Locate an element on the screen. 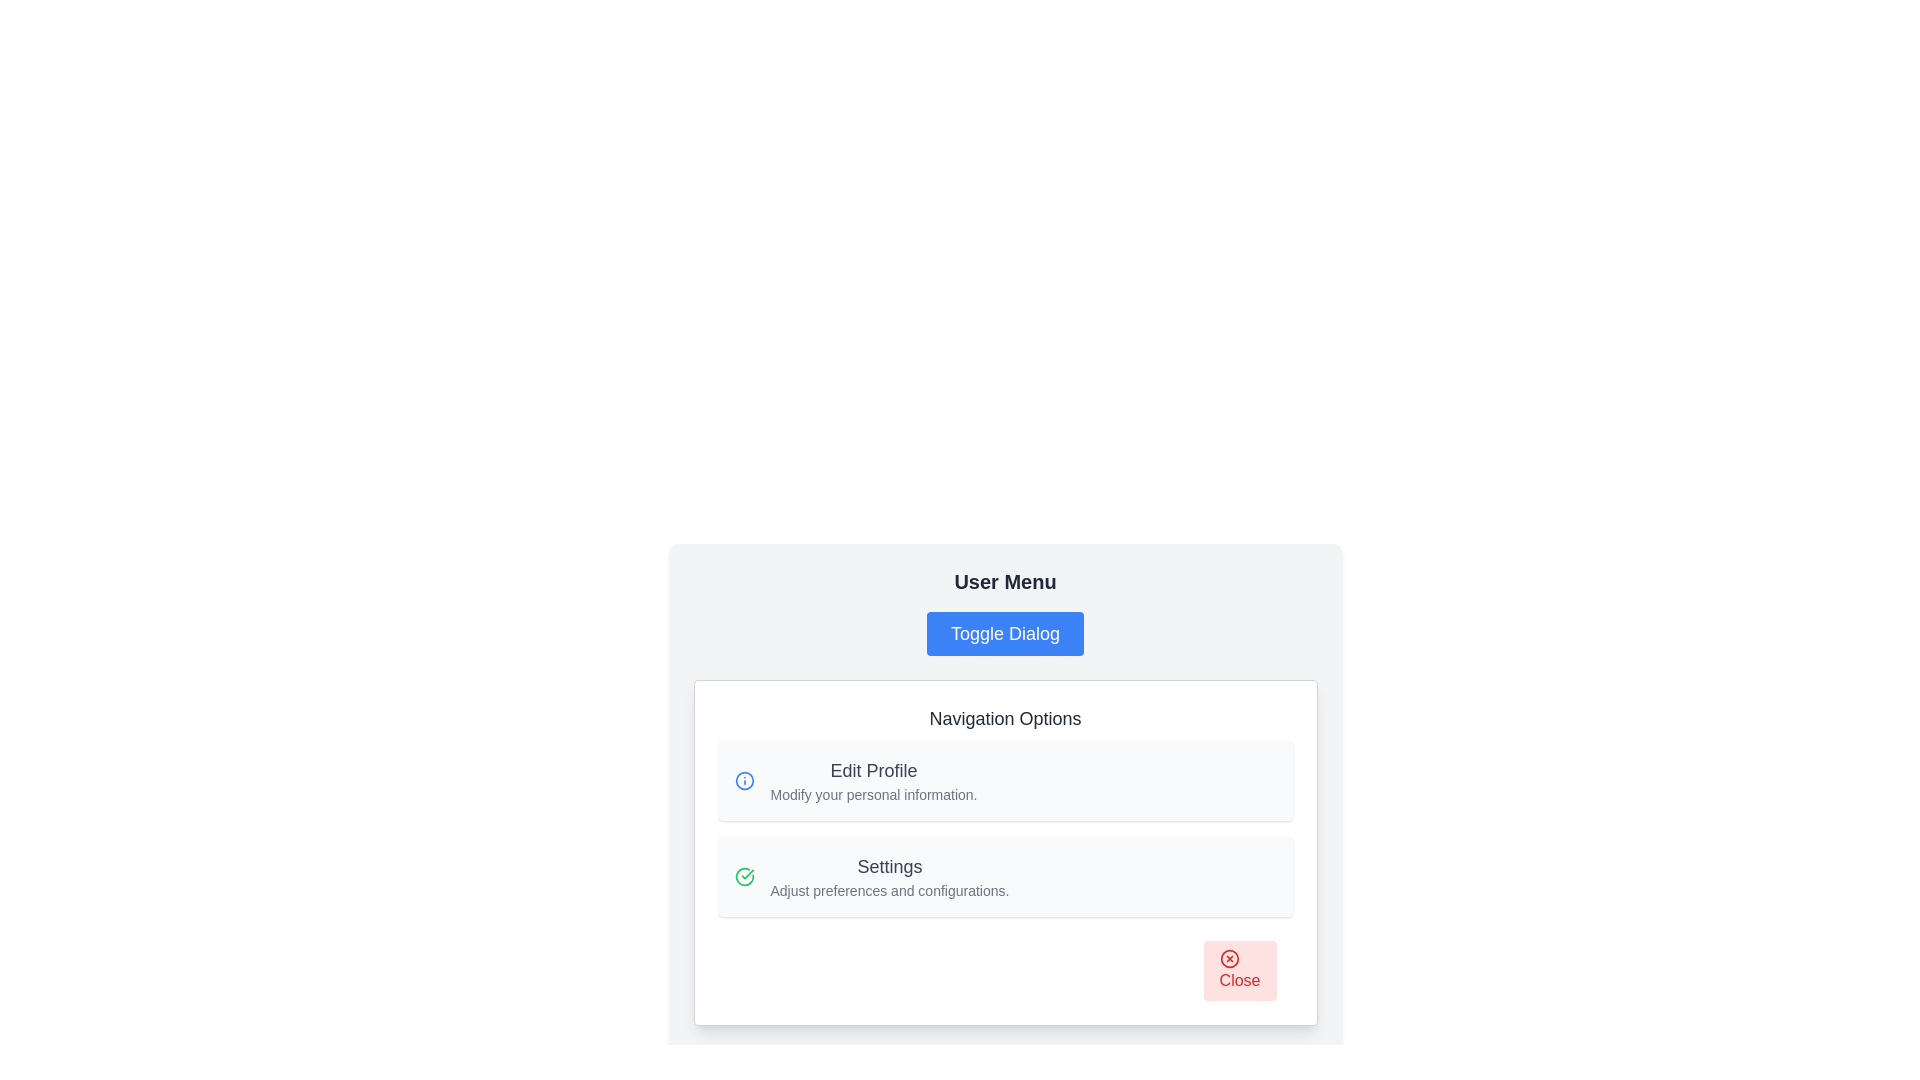  the 'Edit Profile' icon is located at coordinates (743, 779).